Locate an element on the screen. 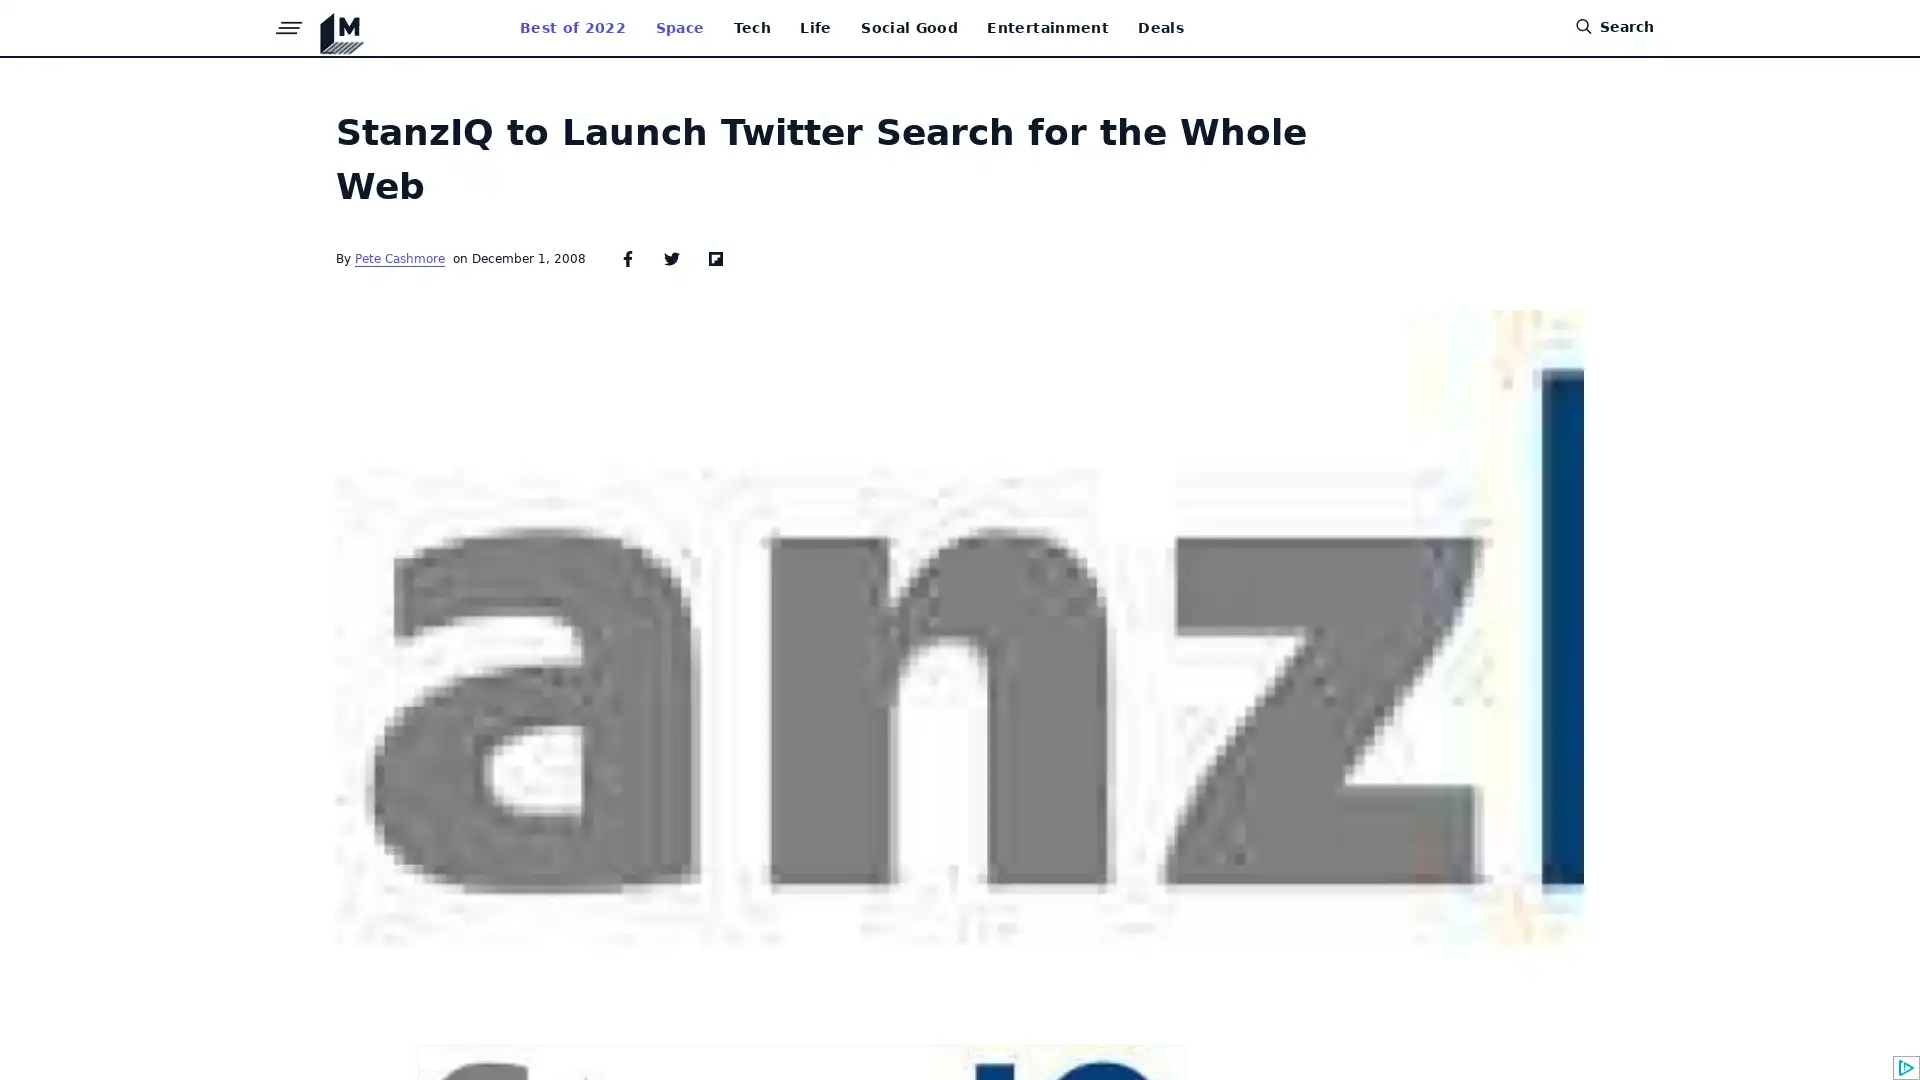 The height and width of the screenshot is (1080, 1920). Menu is located at coordinates (288, 27).